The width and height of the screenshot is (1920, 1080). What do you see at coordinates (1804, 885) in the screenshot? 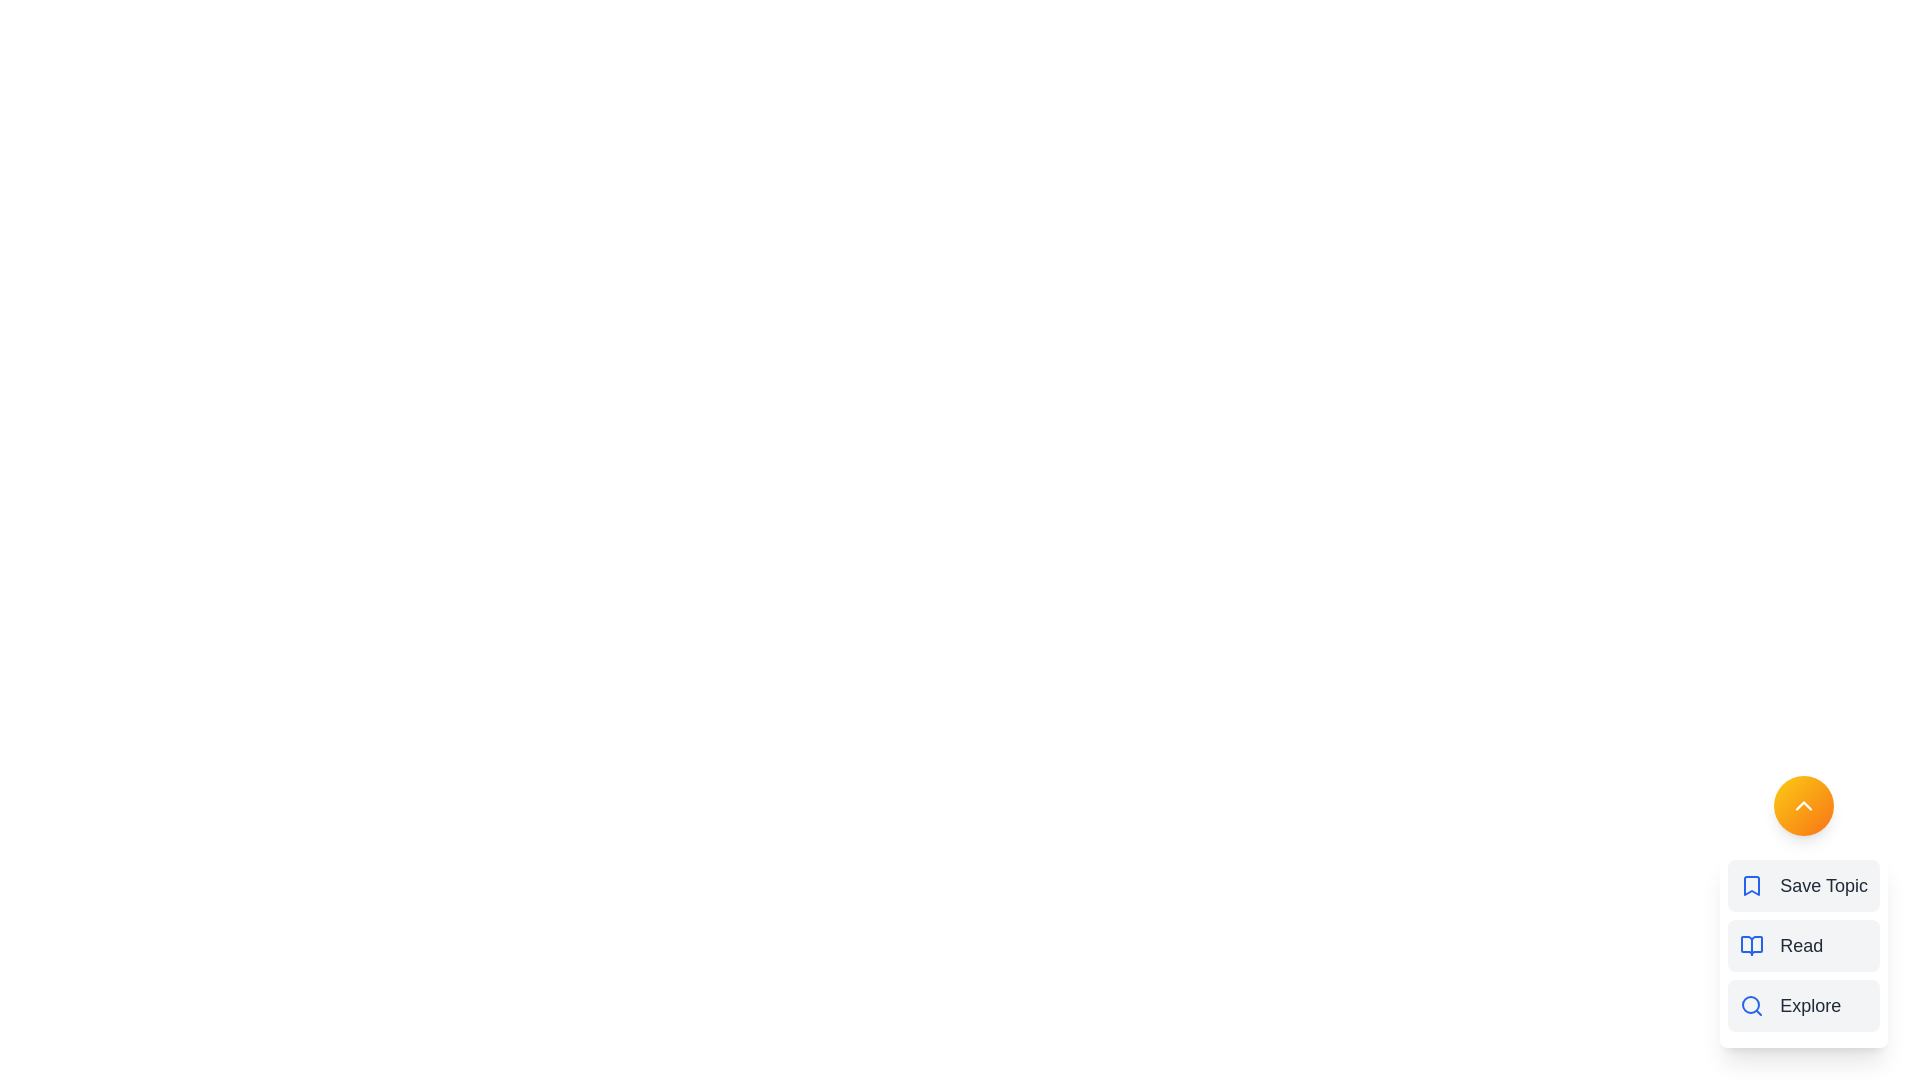
I see `the menu option Save Topic from the LearningSpeedDial menu` at bounding box center [1804, 885].